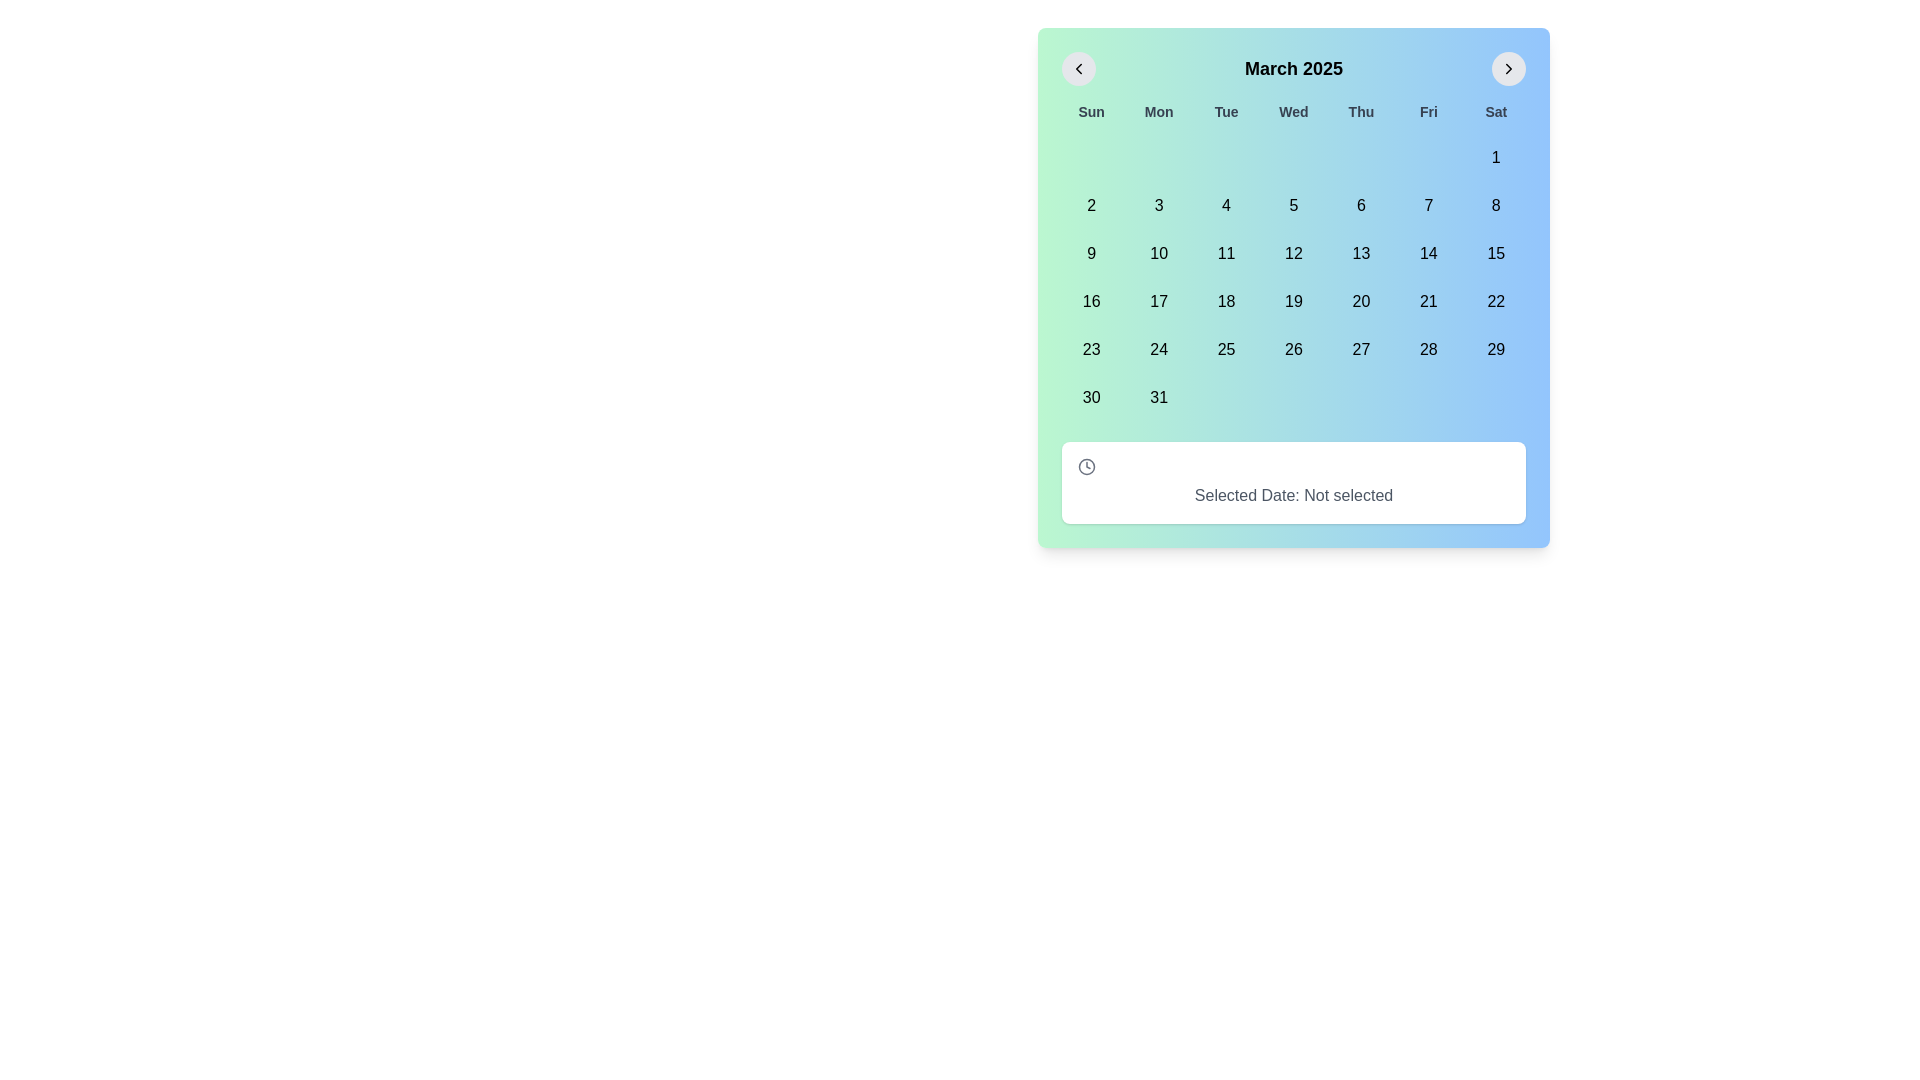 The image size is (1920, 1080). What do you see at coordinates (1294, 288) in the screenshot?
I see `a date within the Calendar View element titled 'March 2025'` at bounding box center [1294, 288].